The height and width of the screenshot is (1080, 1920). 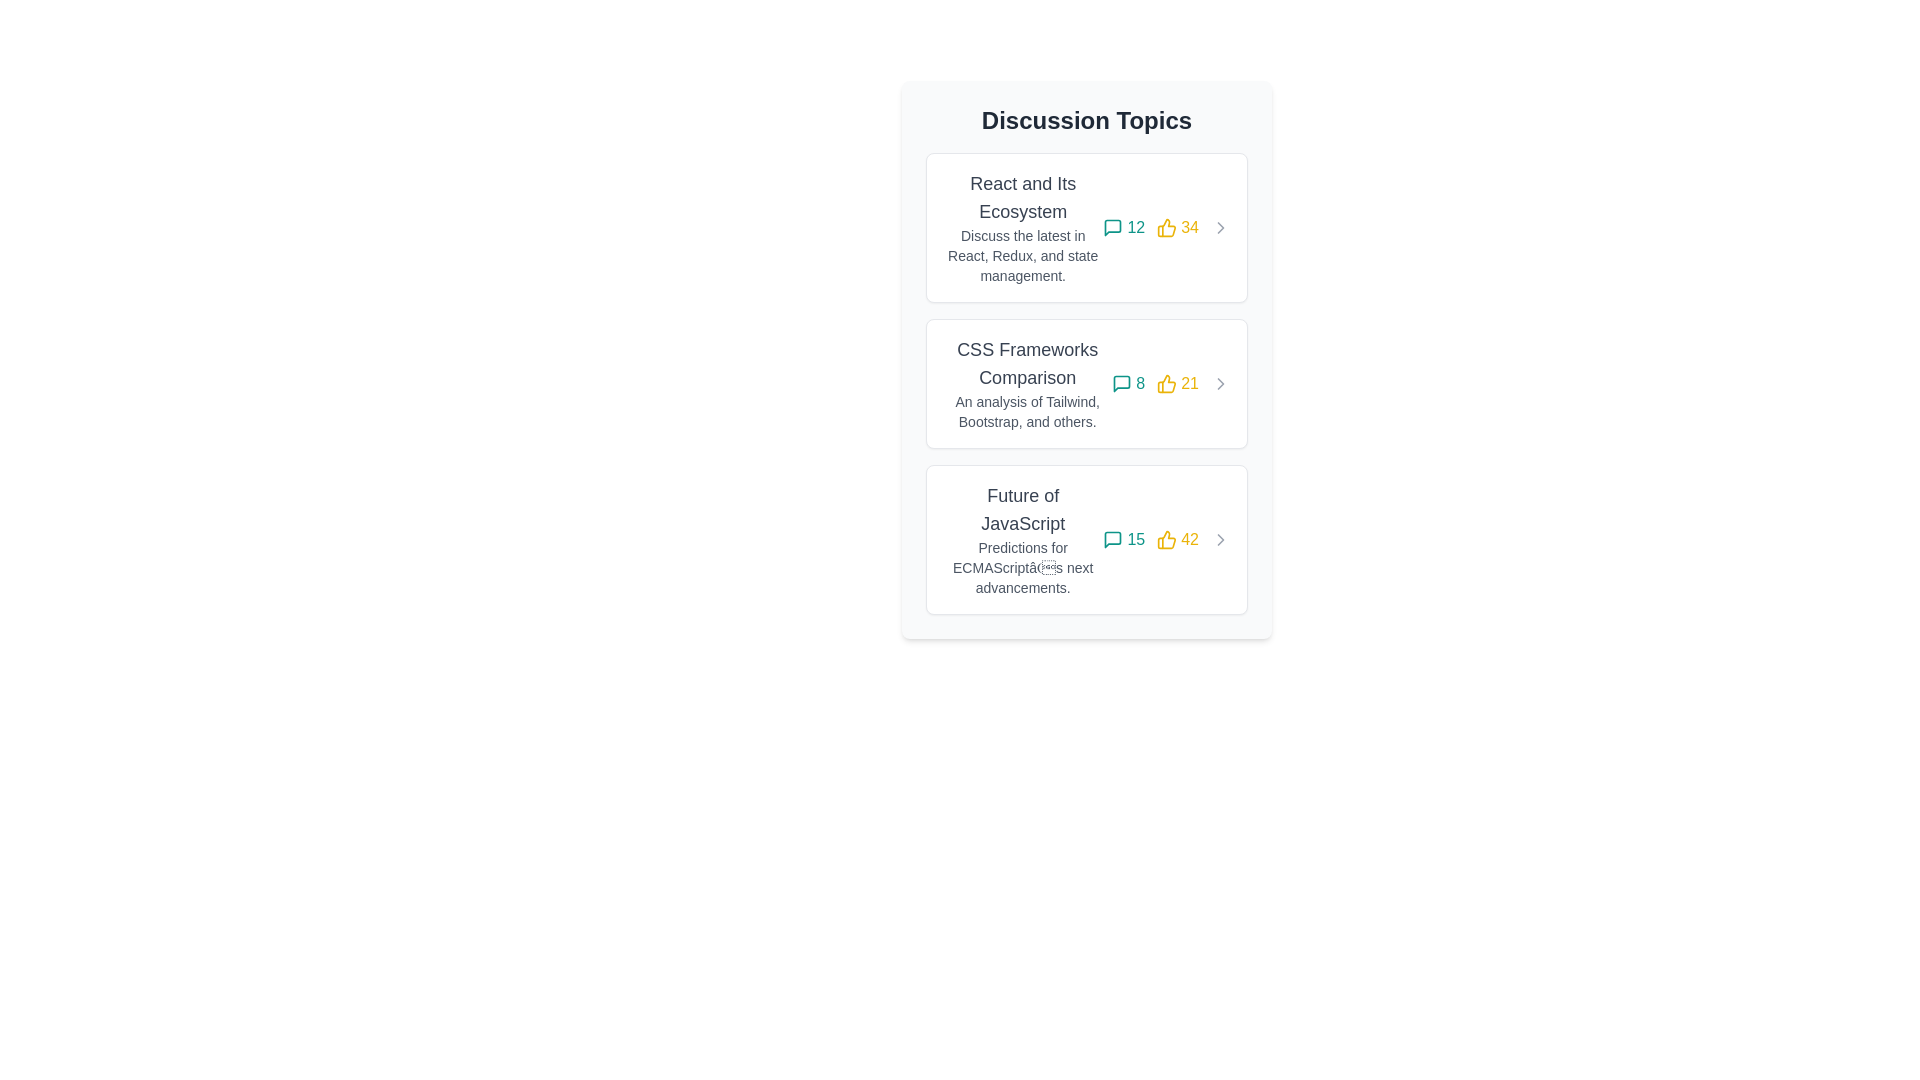 What do you see at coordinates (1122, 384) in the screenshot?
I see `the speech bubble icon with a teal-colored stroke in the 'Discussion Topics' section` at bounding box center [1122, 384].